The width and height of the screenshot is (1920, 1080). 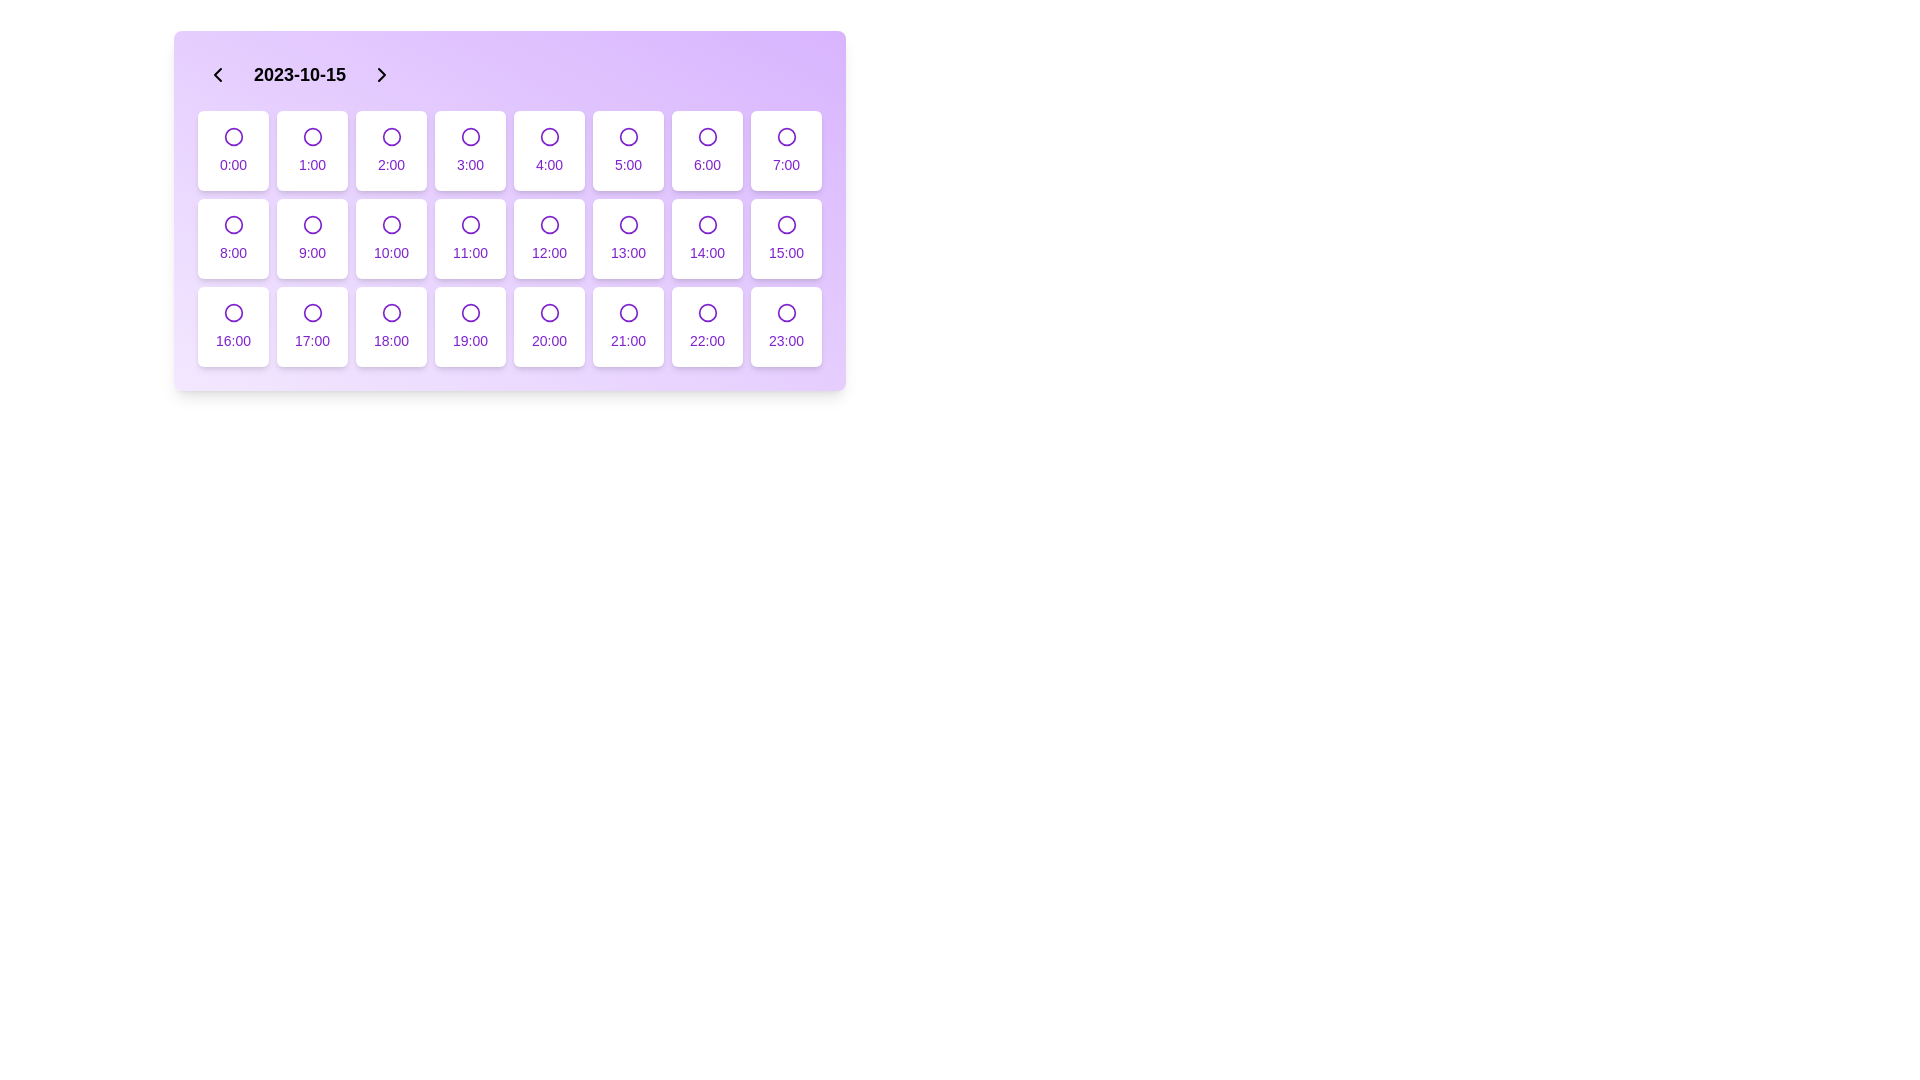 What do you see at coordinates (469, 238) in the screenshot?
I see `the selectable time slot button representing '11:00', located in the second row and sixth column of the grid layout for keyboard navigation` at bounding box center [469, 238].